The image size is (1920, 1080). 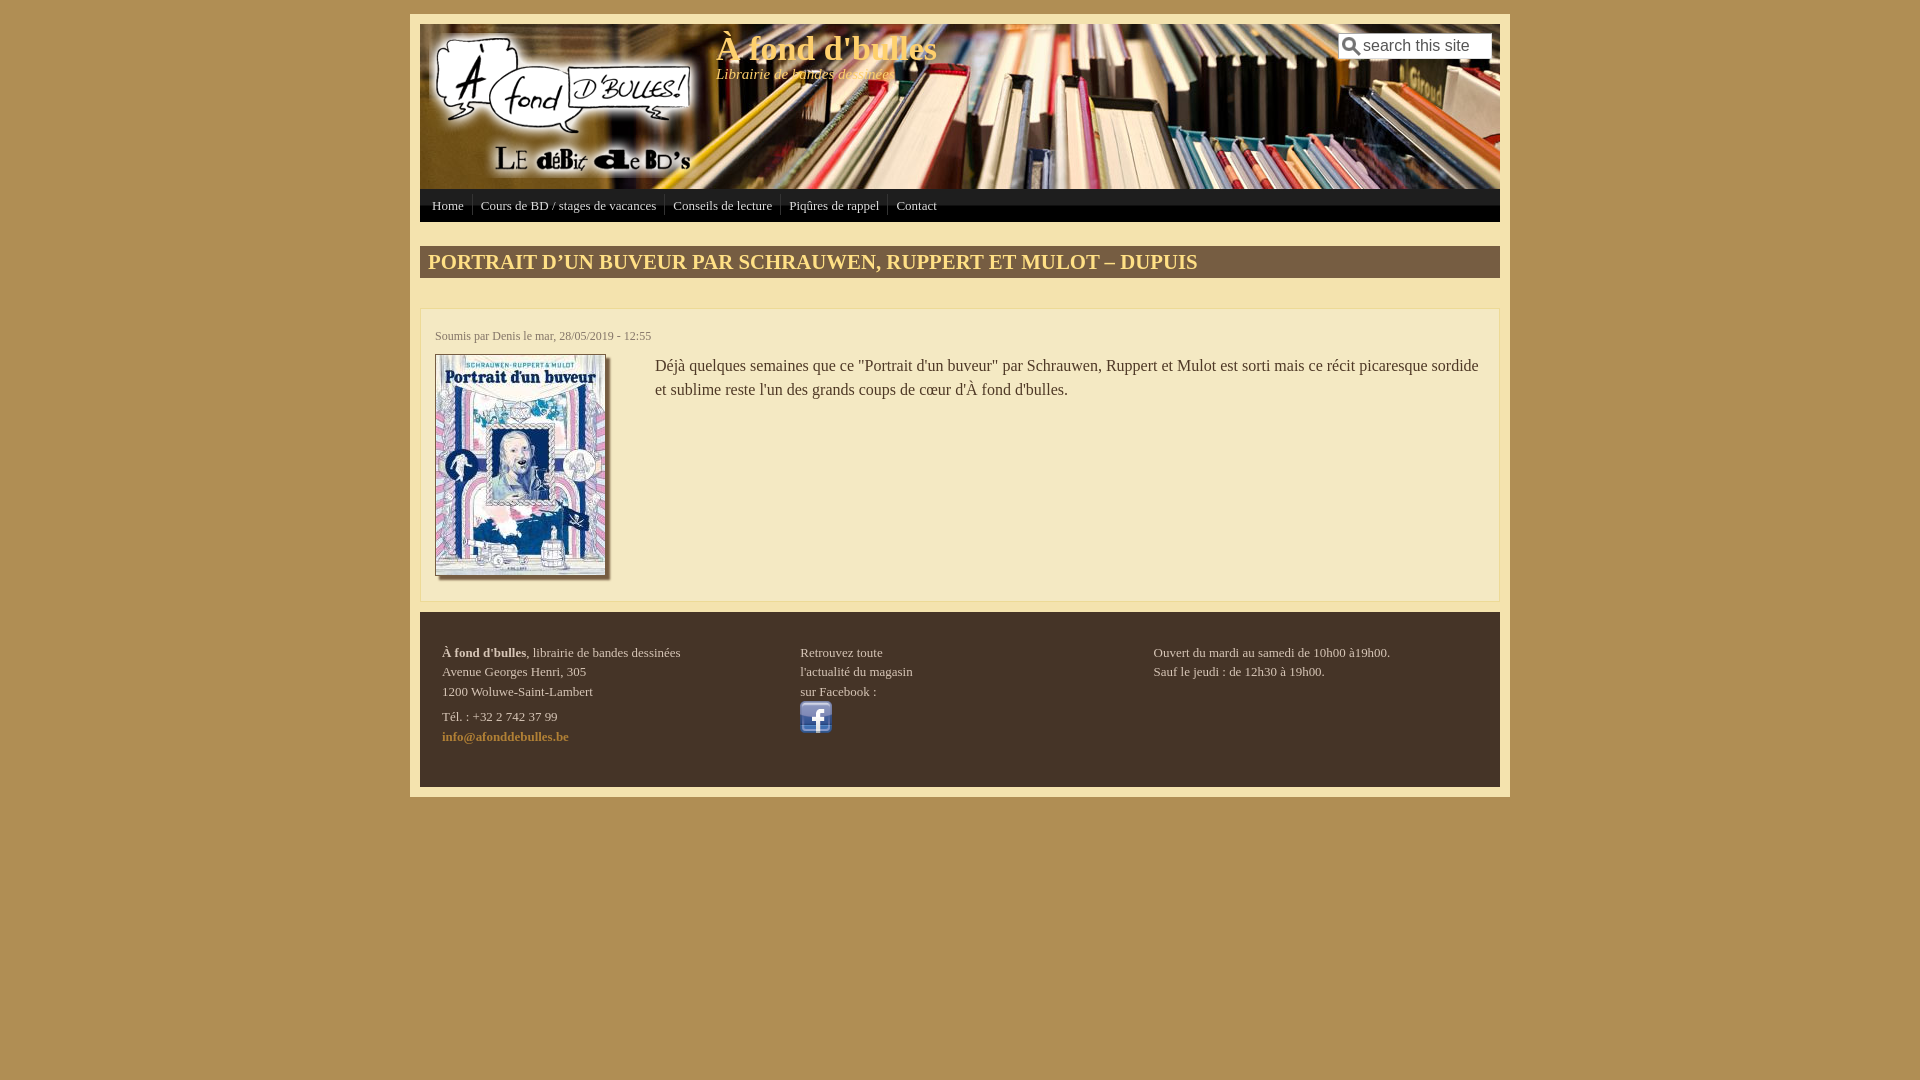 What do you see at coordinates (915, 205) in the screenshot?
I see `'Contact'` at bounding box center [915, 205].